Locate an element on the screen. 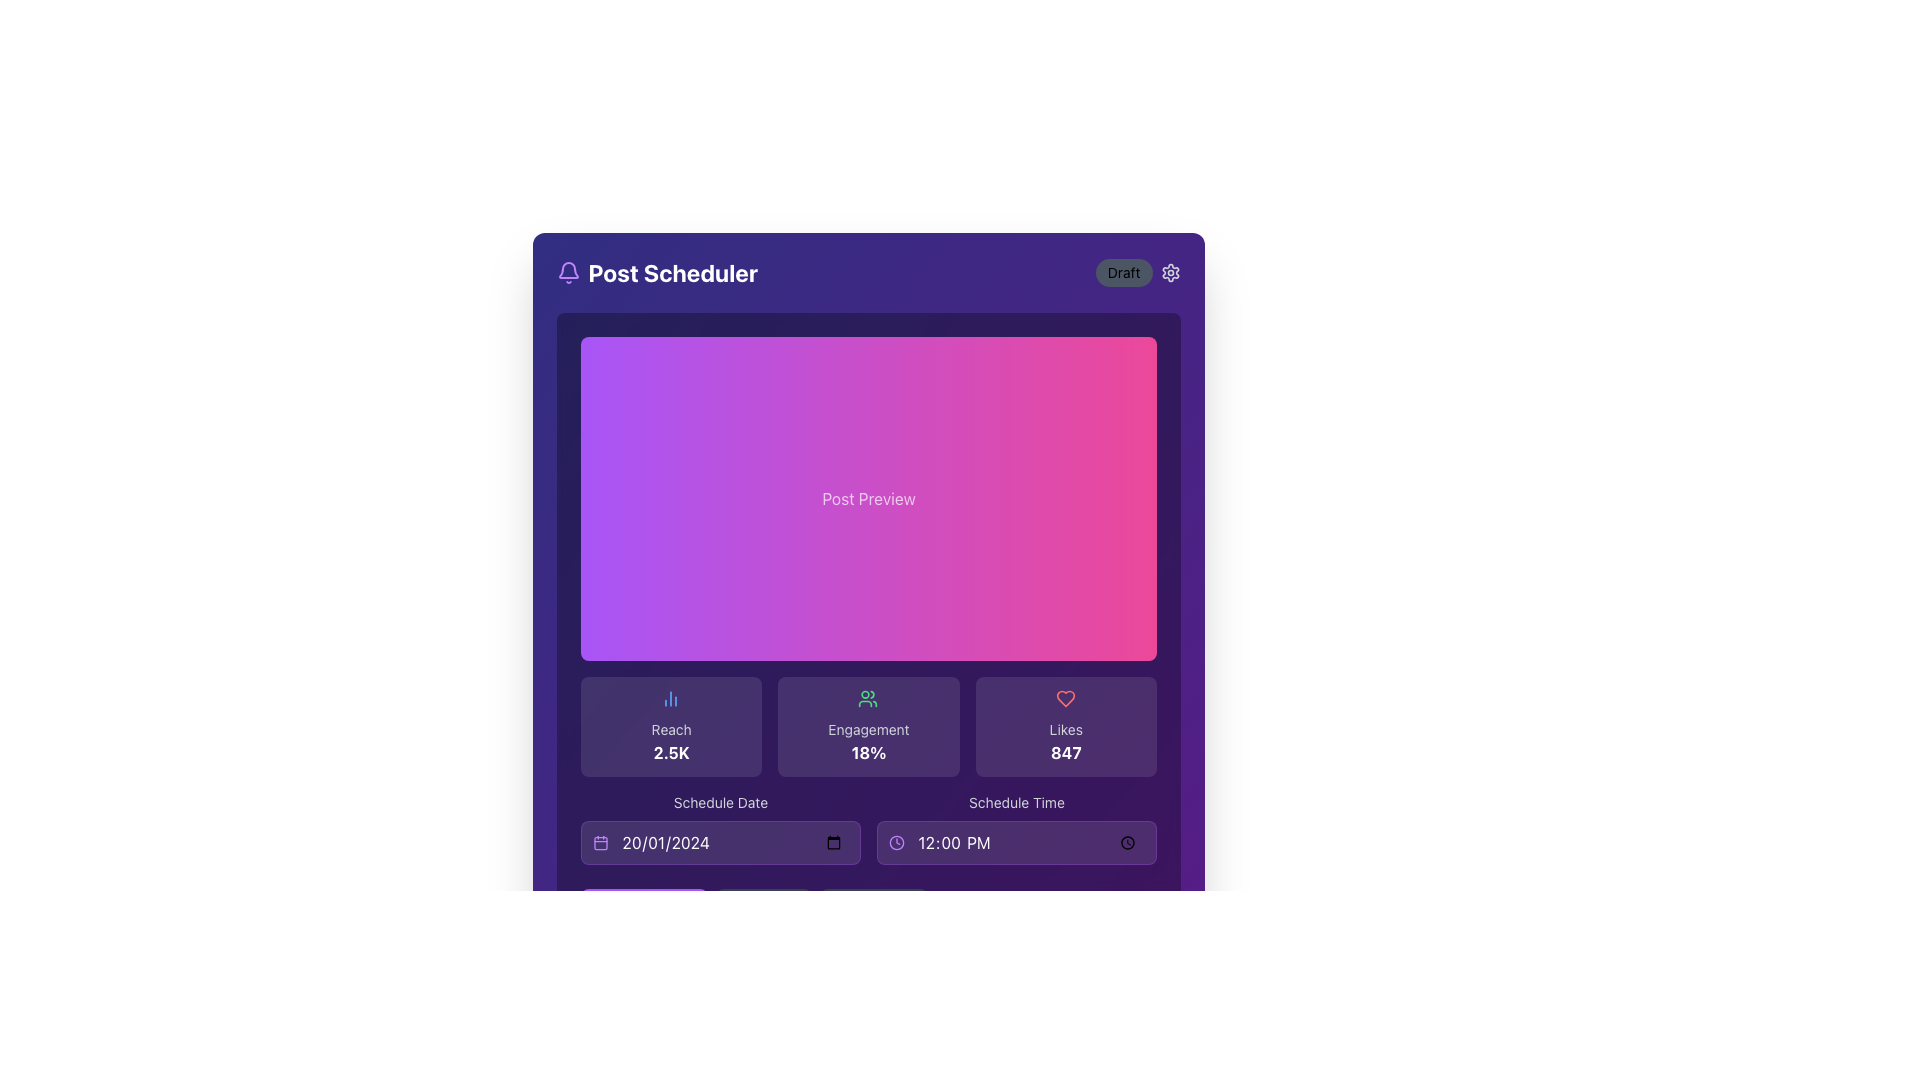 The width and height of the screenshot is (1920, 1080). the informational label displaying 'Draft' status located in the top right corner of the interface, adjacent to the gear icon is located at coordinates (1124, 273).